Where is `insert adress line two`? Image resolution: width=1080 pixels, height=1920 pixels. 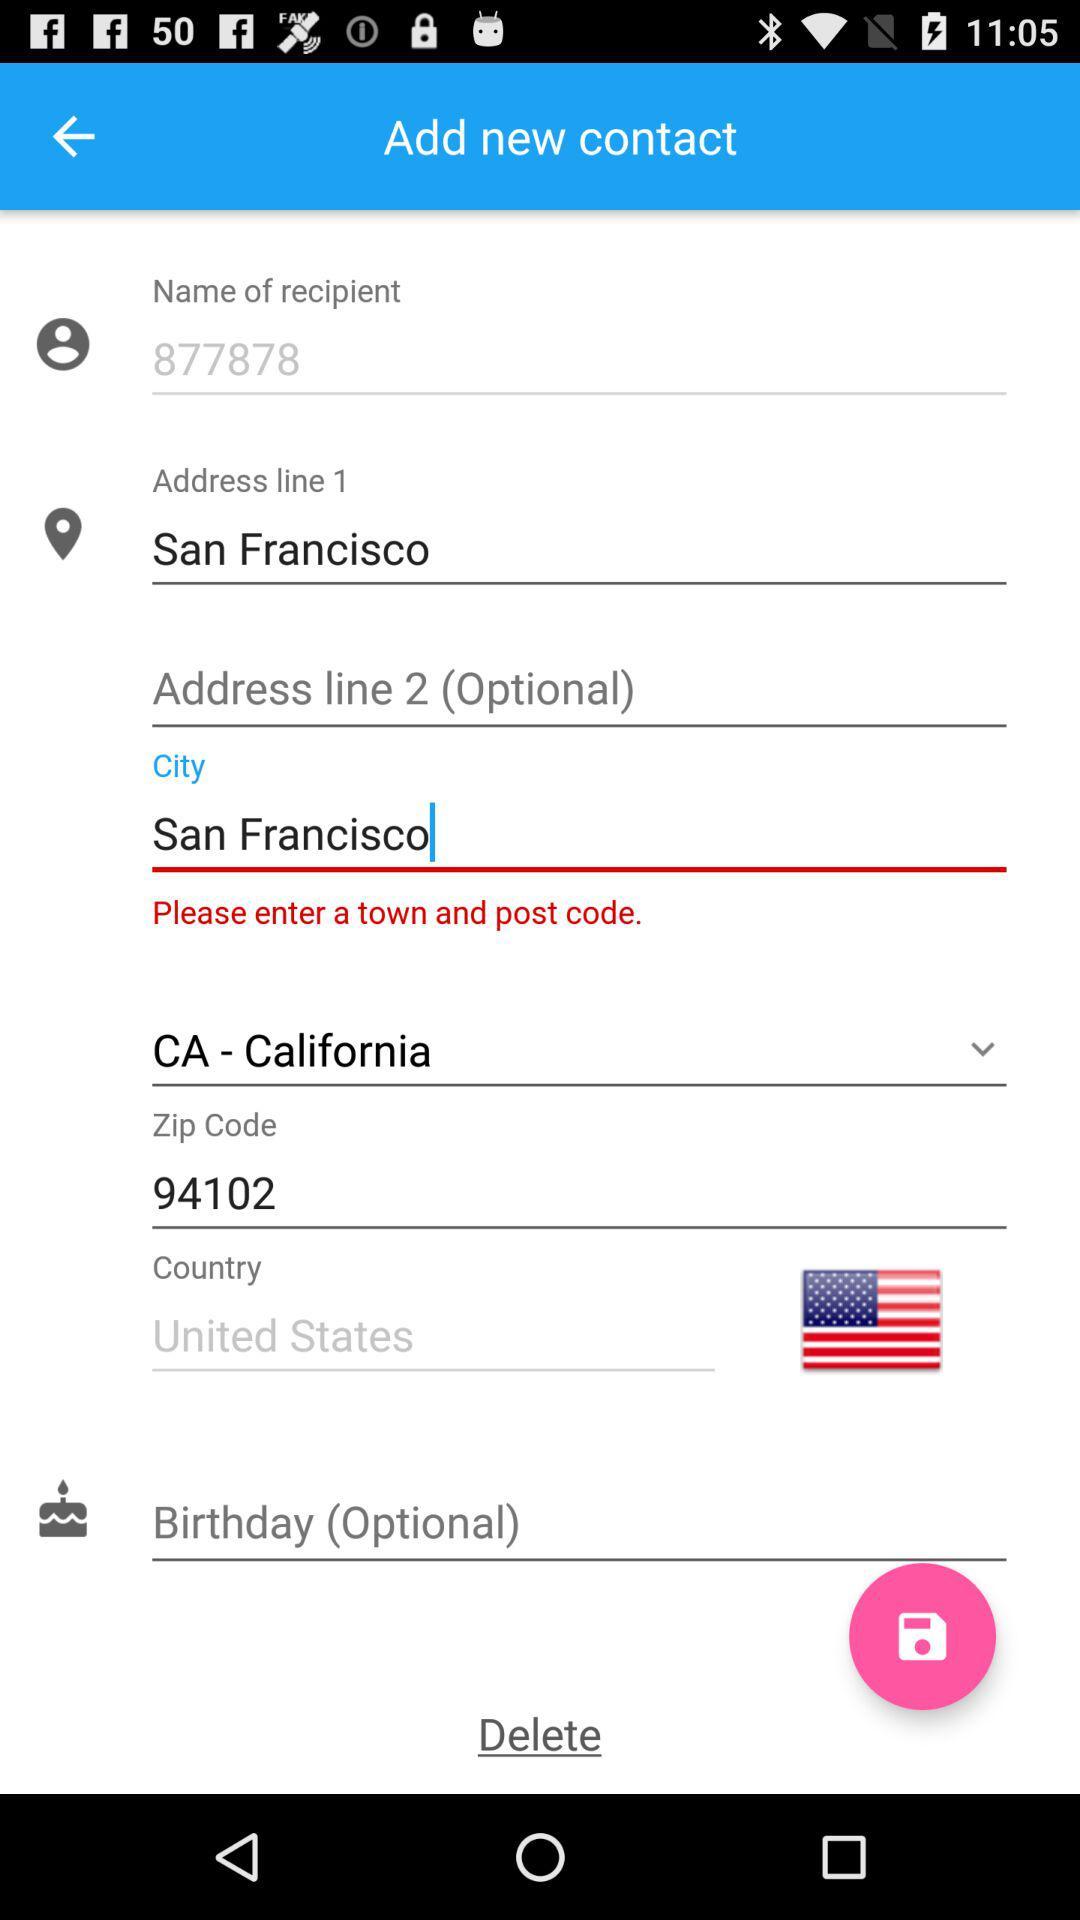
insert adress line two is located at coordinates (579, 690).